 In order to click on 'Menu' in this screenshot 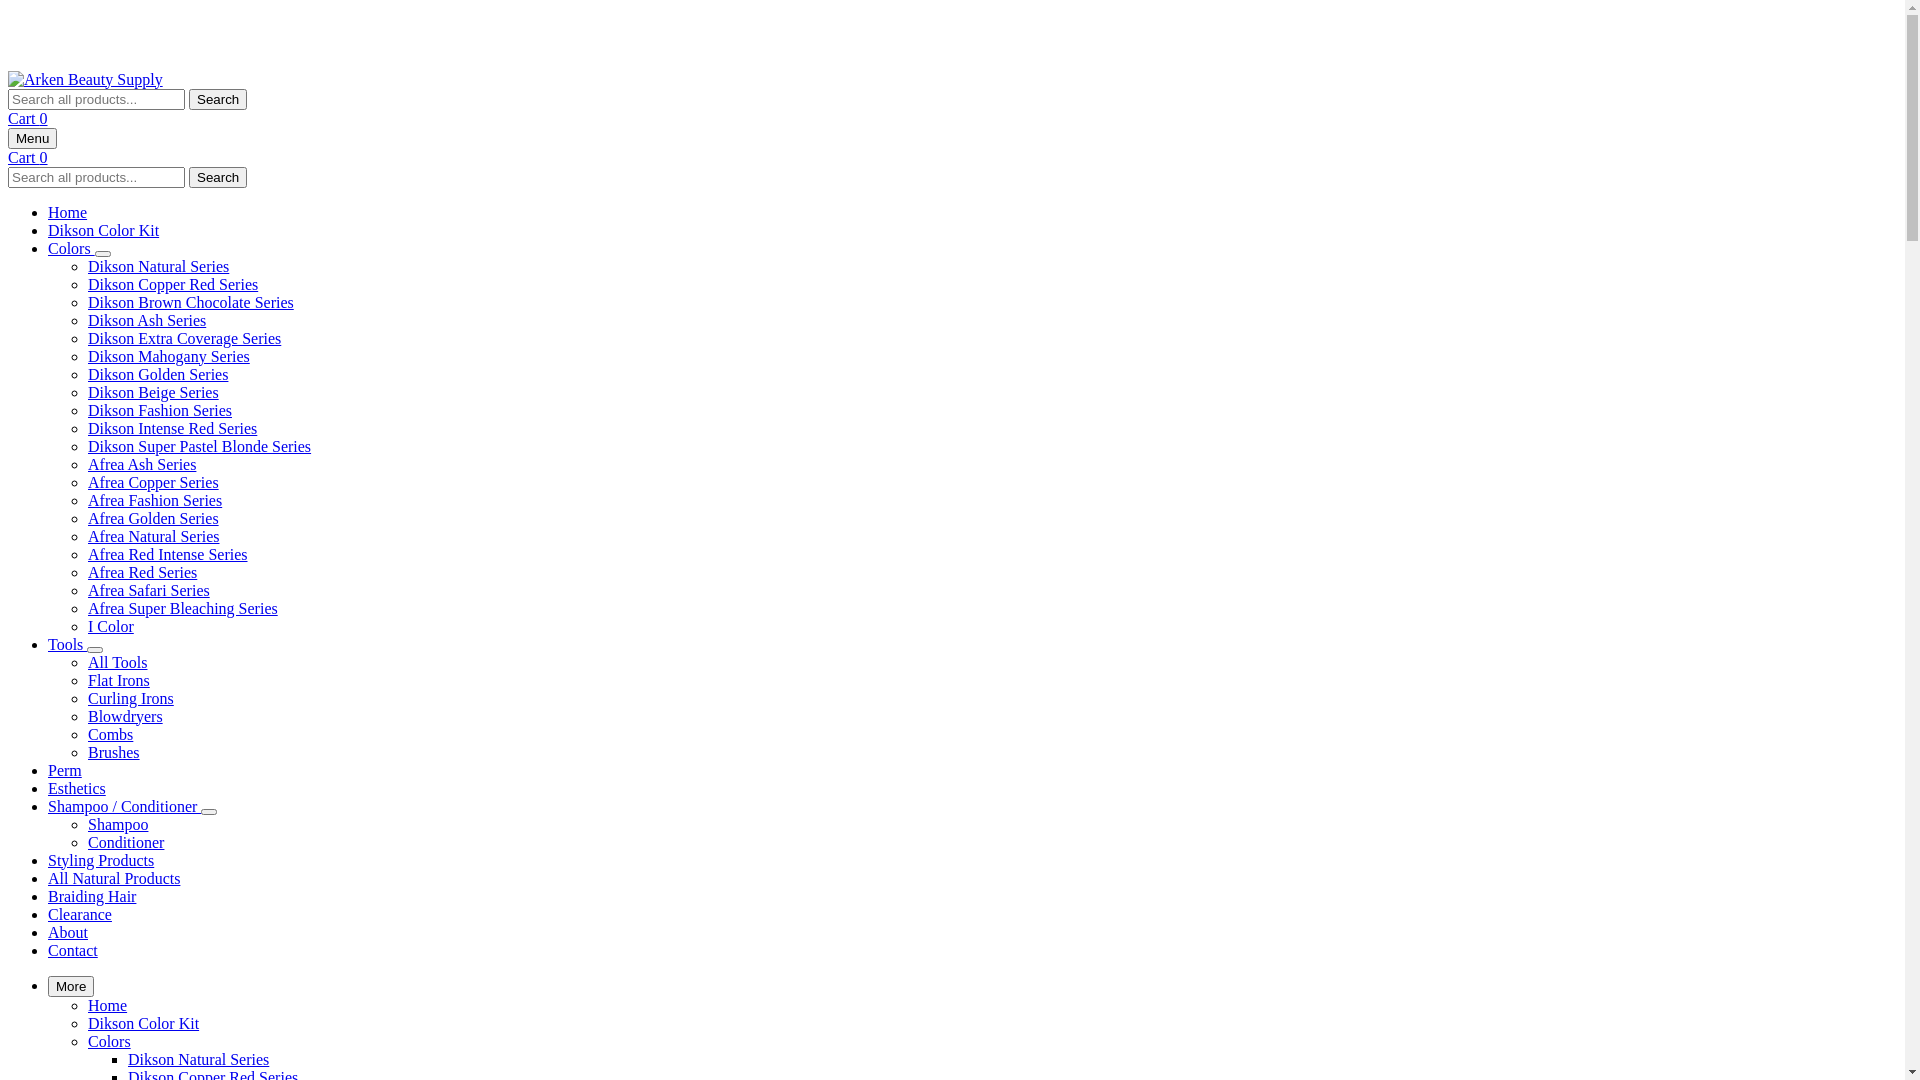, I will do `click(32, 137)`.